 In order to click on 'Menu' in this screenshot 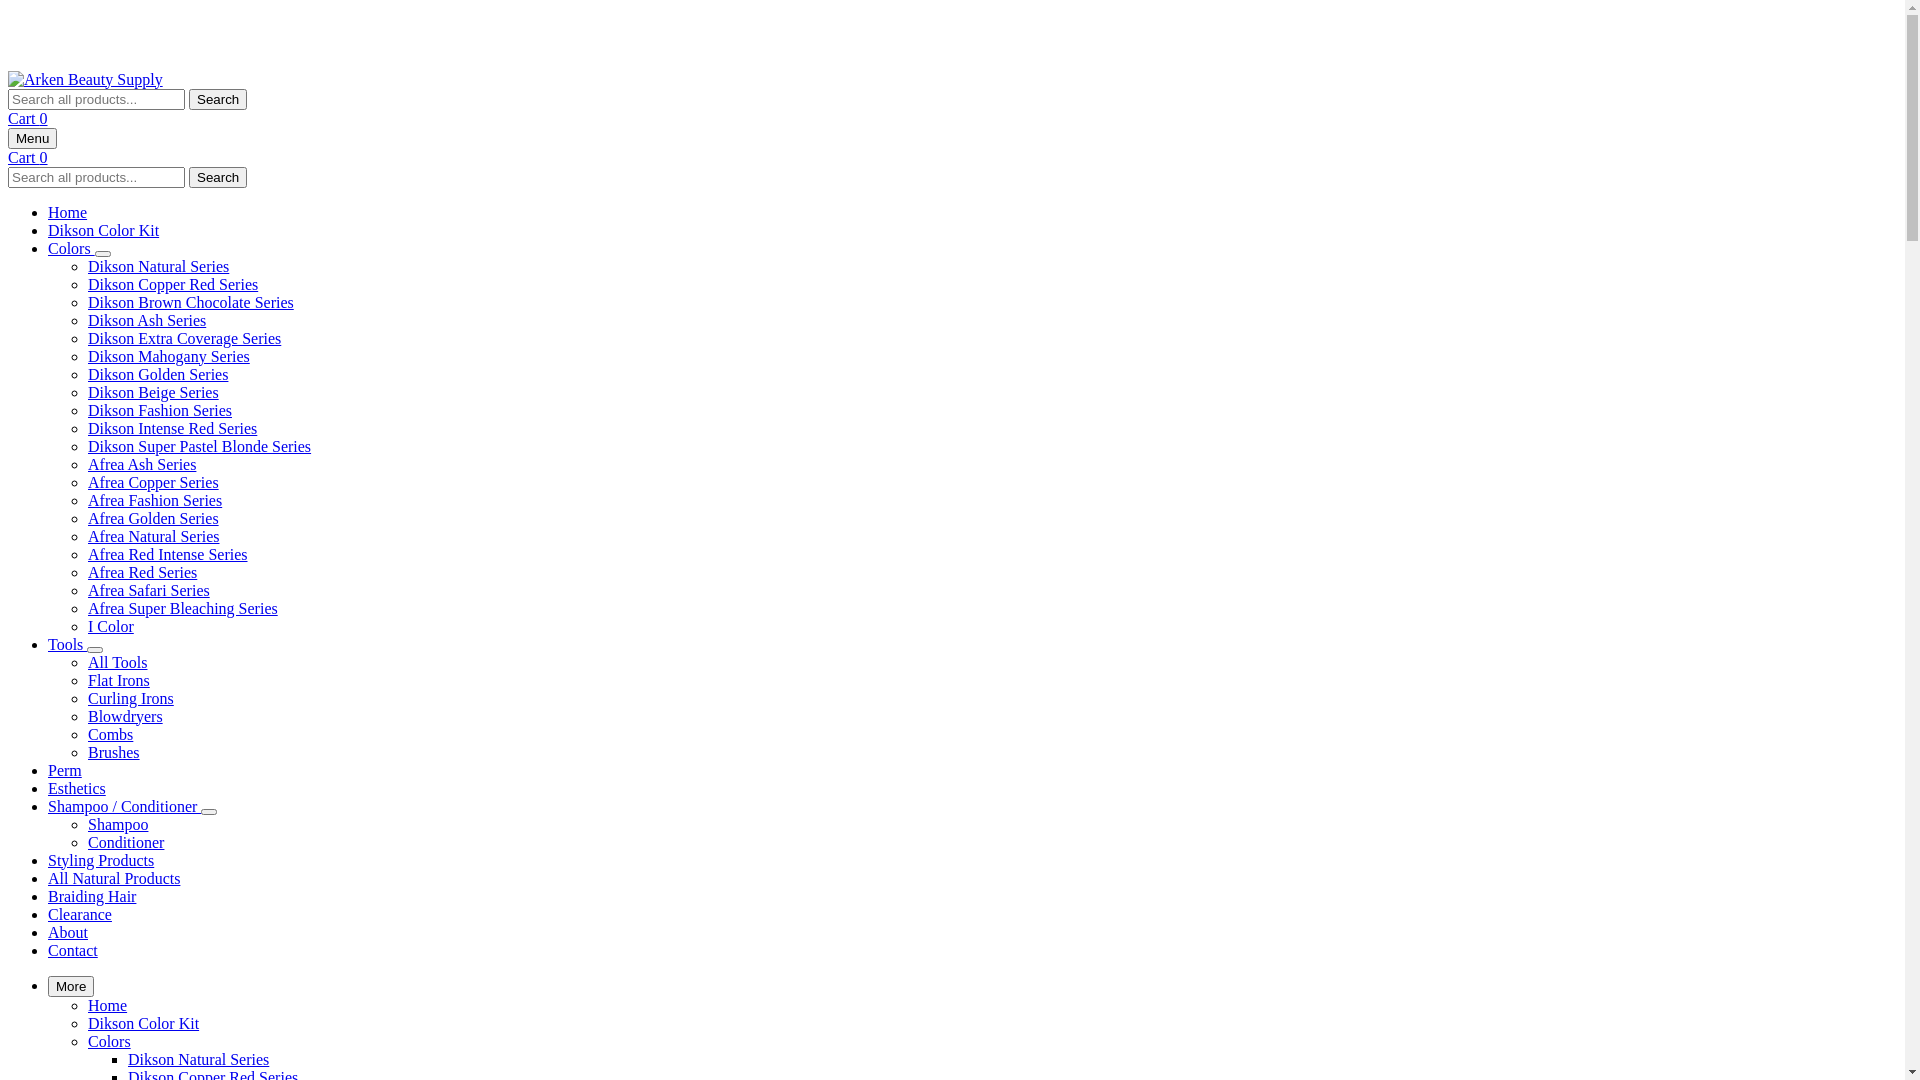, I will do `click(32, 137)`.